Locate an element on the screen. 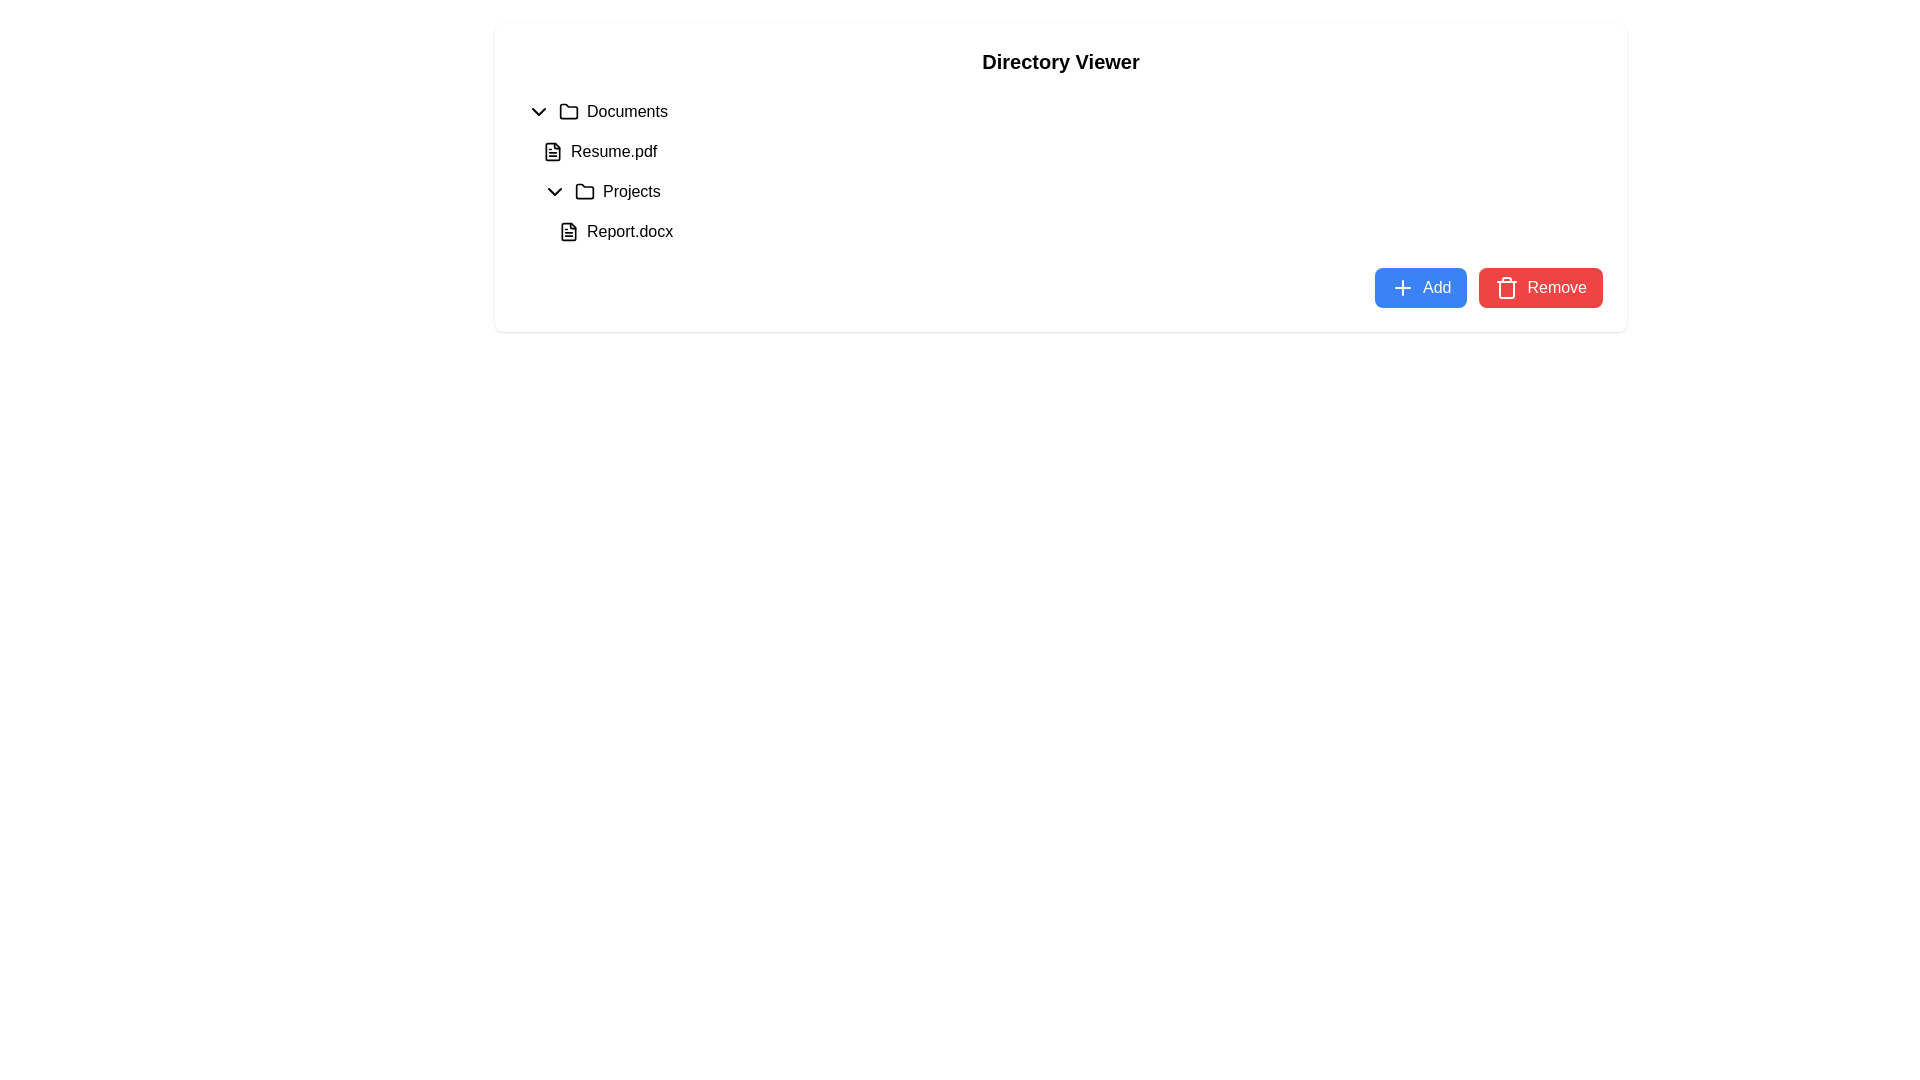 The image size is (1920, 1080). the trash bin icon located within the 'Remove' button at the bottom right corner of the interface is located at coordinates (1507, 288).